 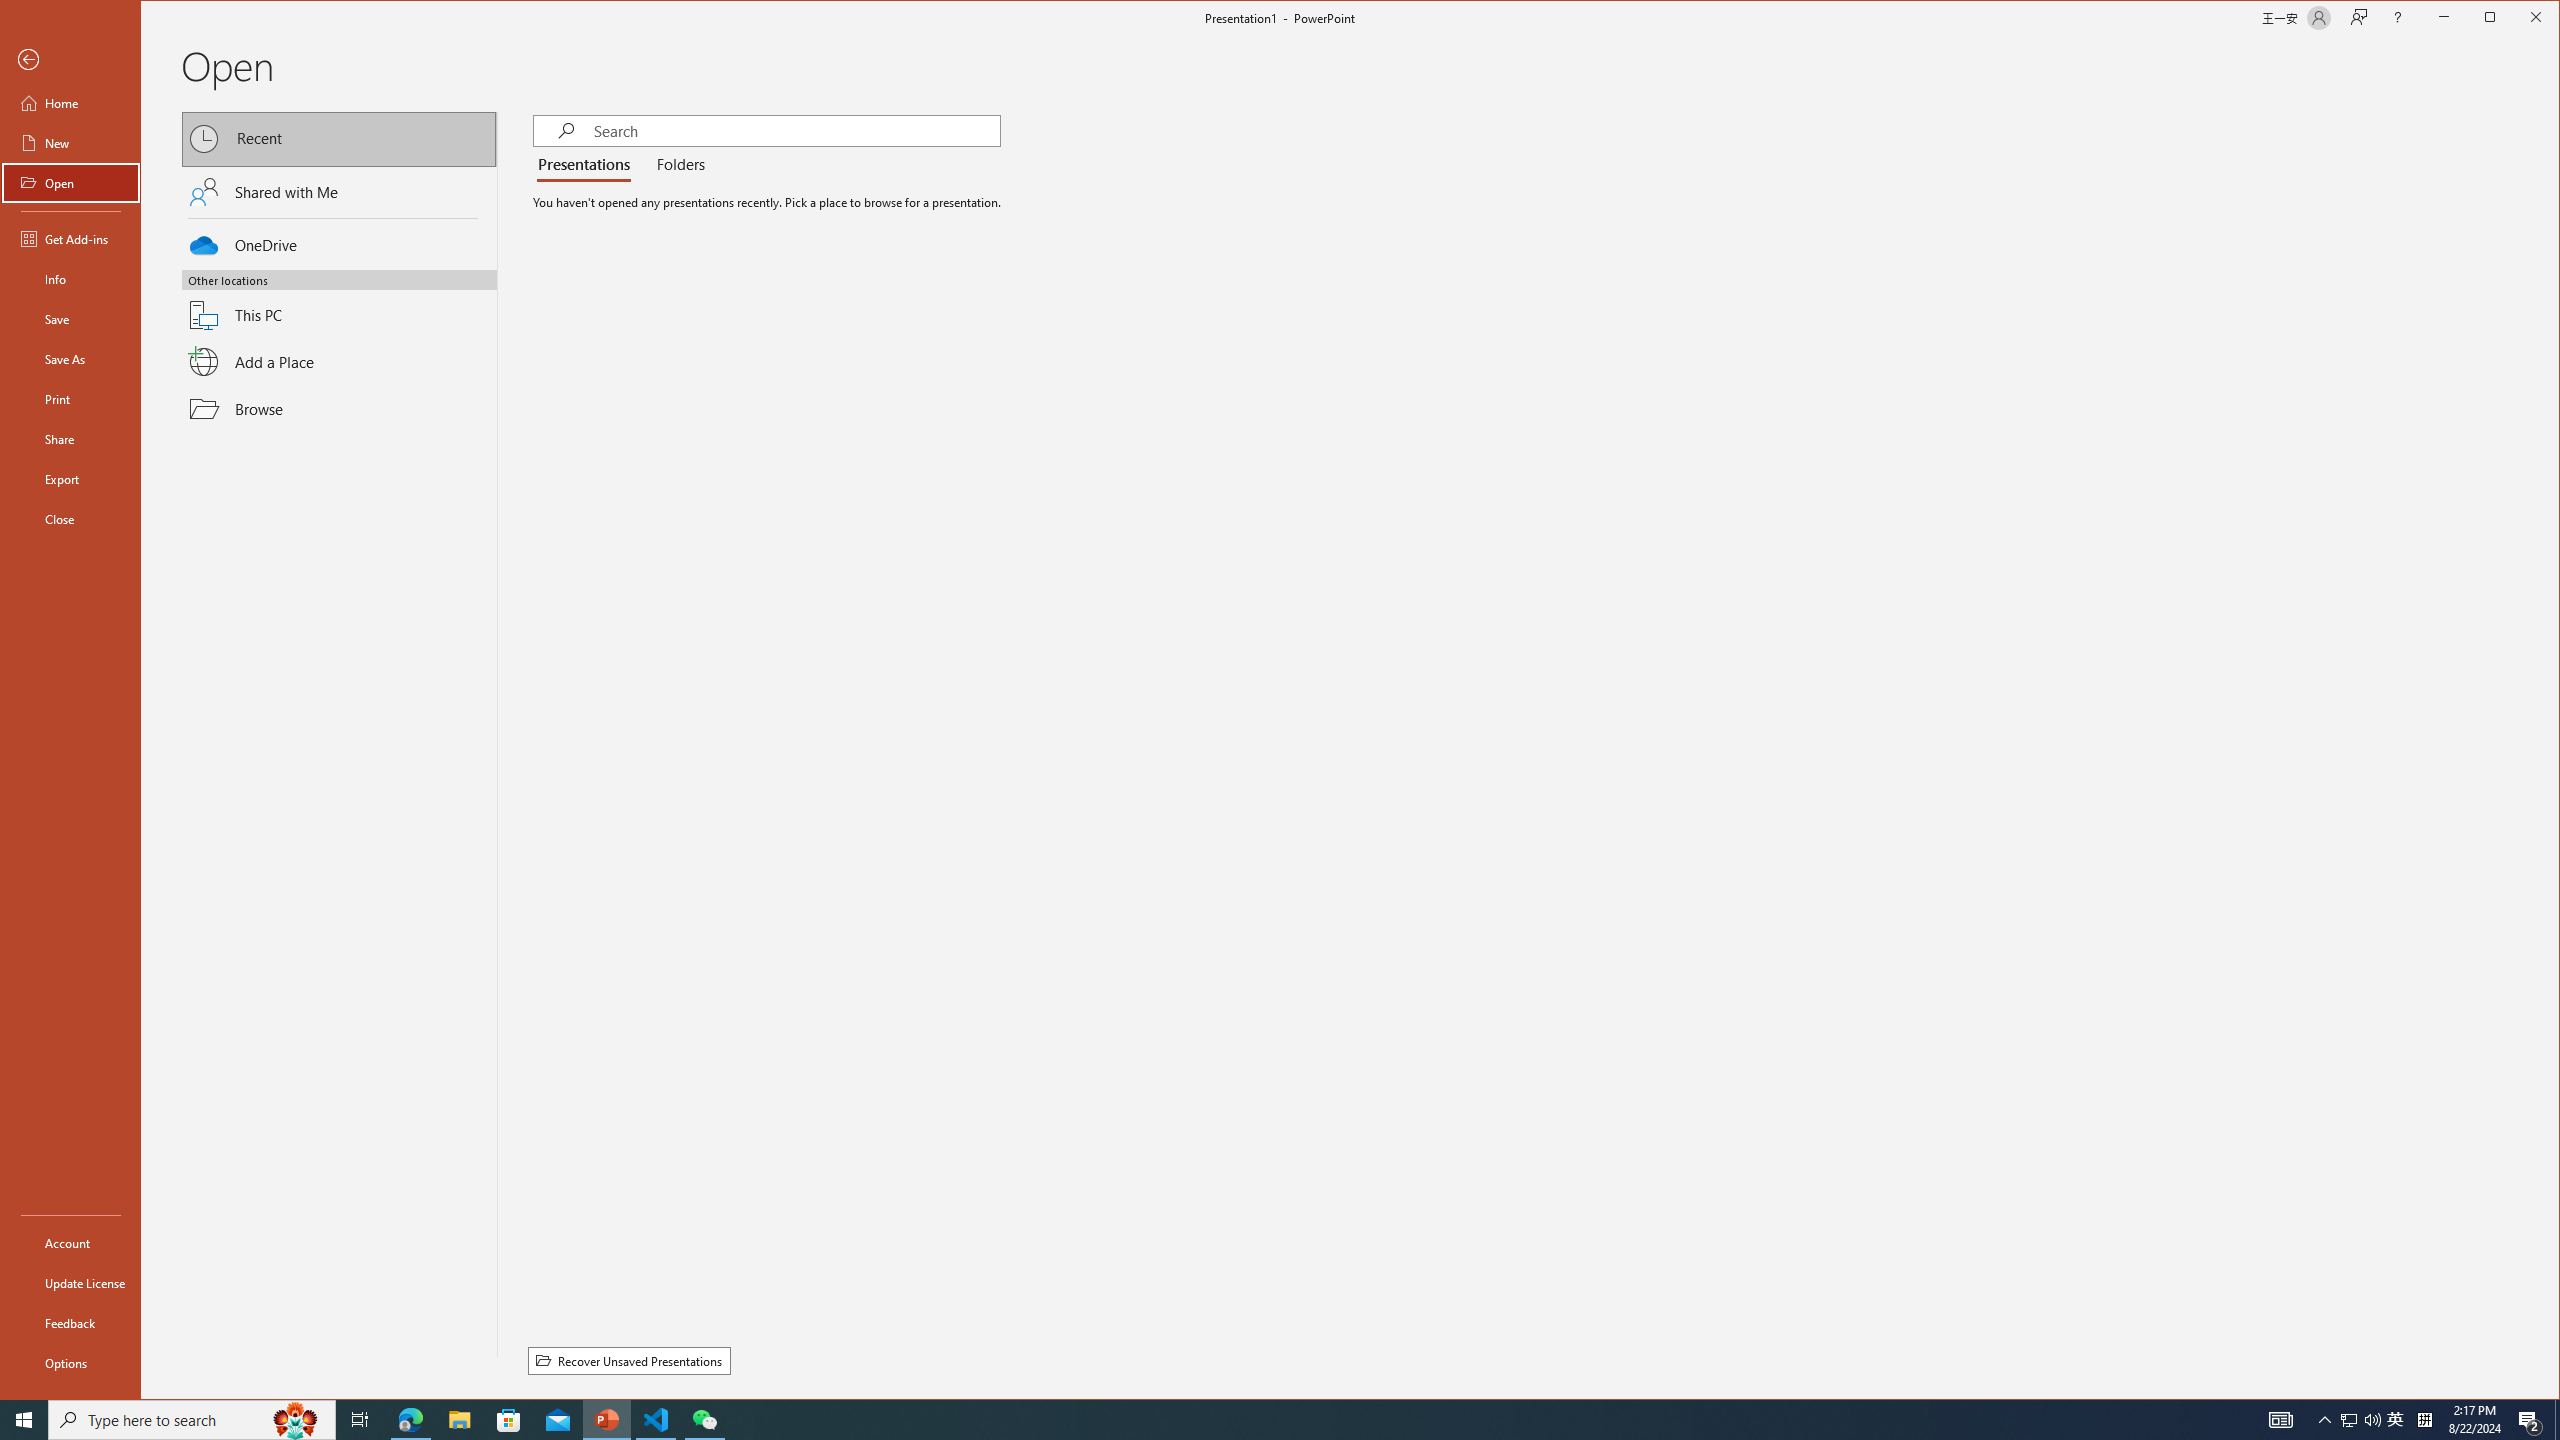 I want to click on 'Export', so click(x=69, y=478).